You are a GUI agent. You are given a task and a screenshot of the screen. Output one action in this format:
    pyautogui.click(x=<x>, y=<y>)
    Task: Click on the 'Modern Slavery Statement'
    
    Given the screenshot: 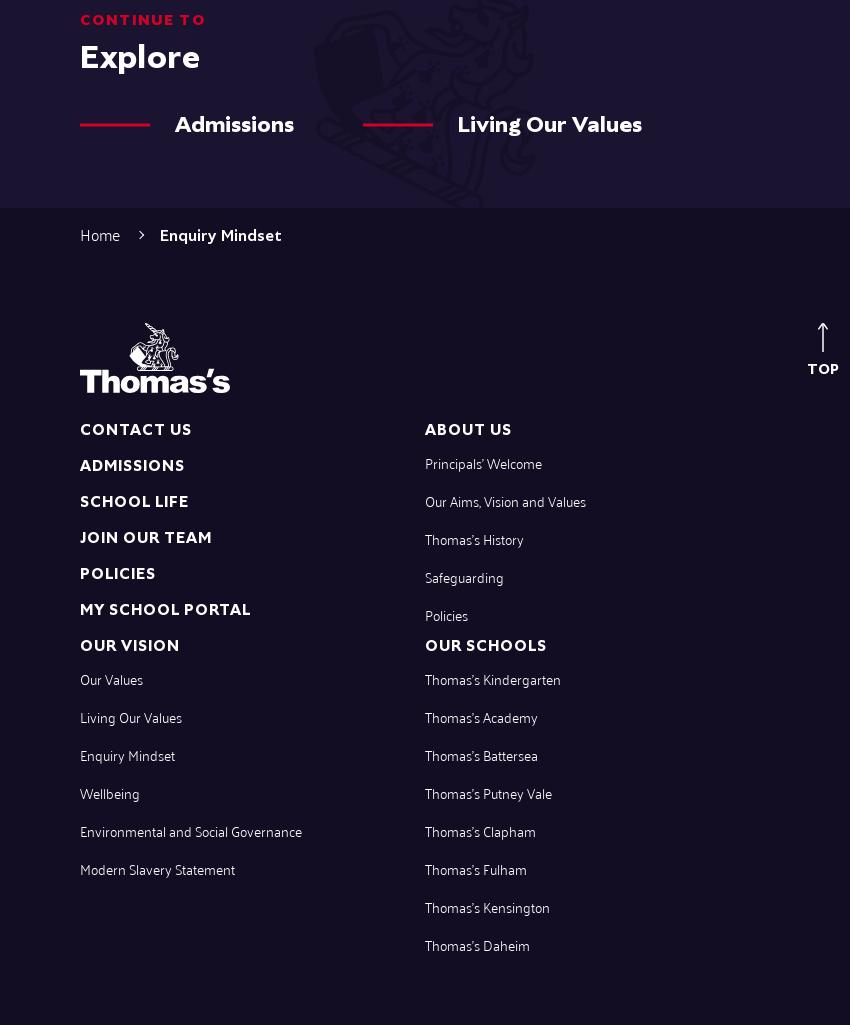 What is the action you would take?
    pyautogui.click(x=157, y=867)
    